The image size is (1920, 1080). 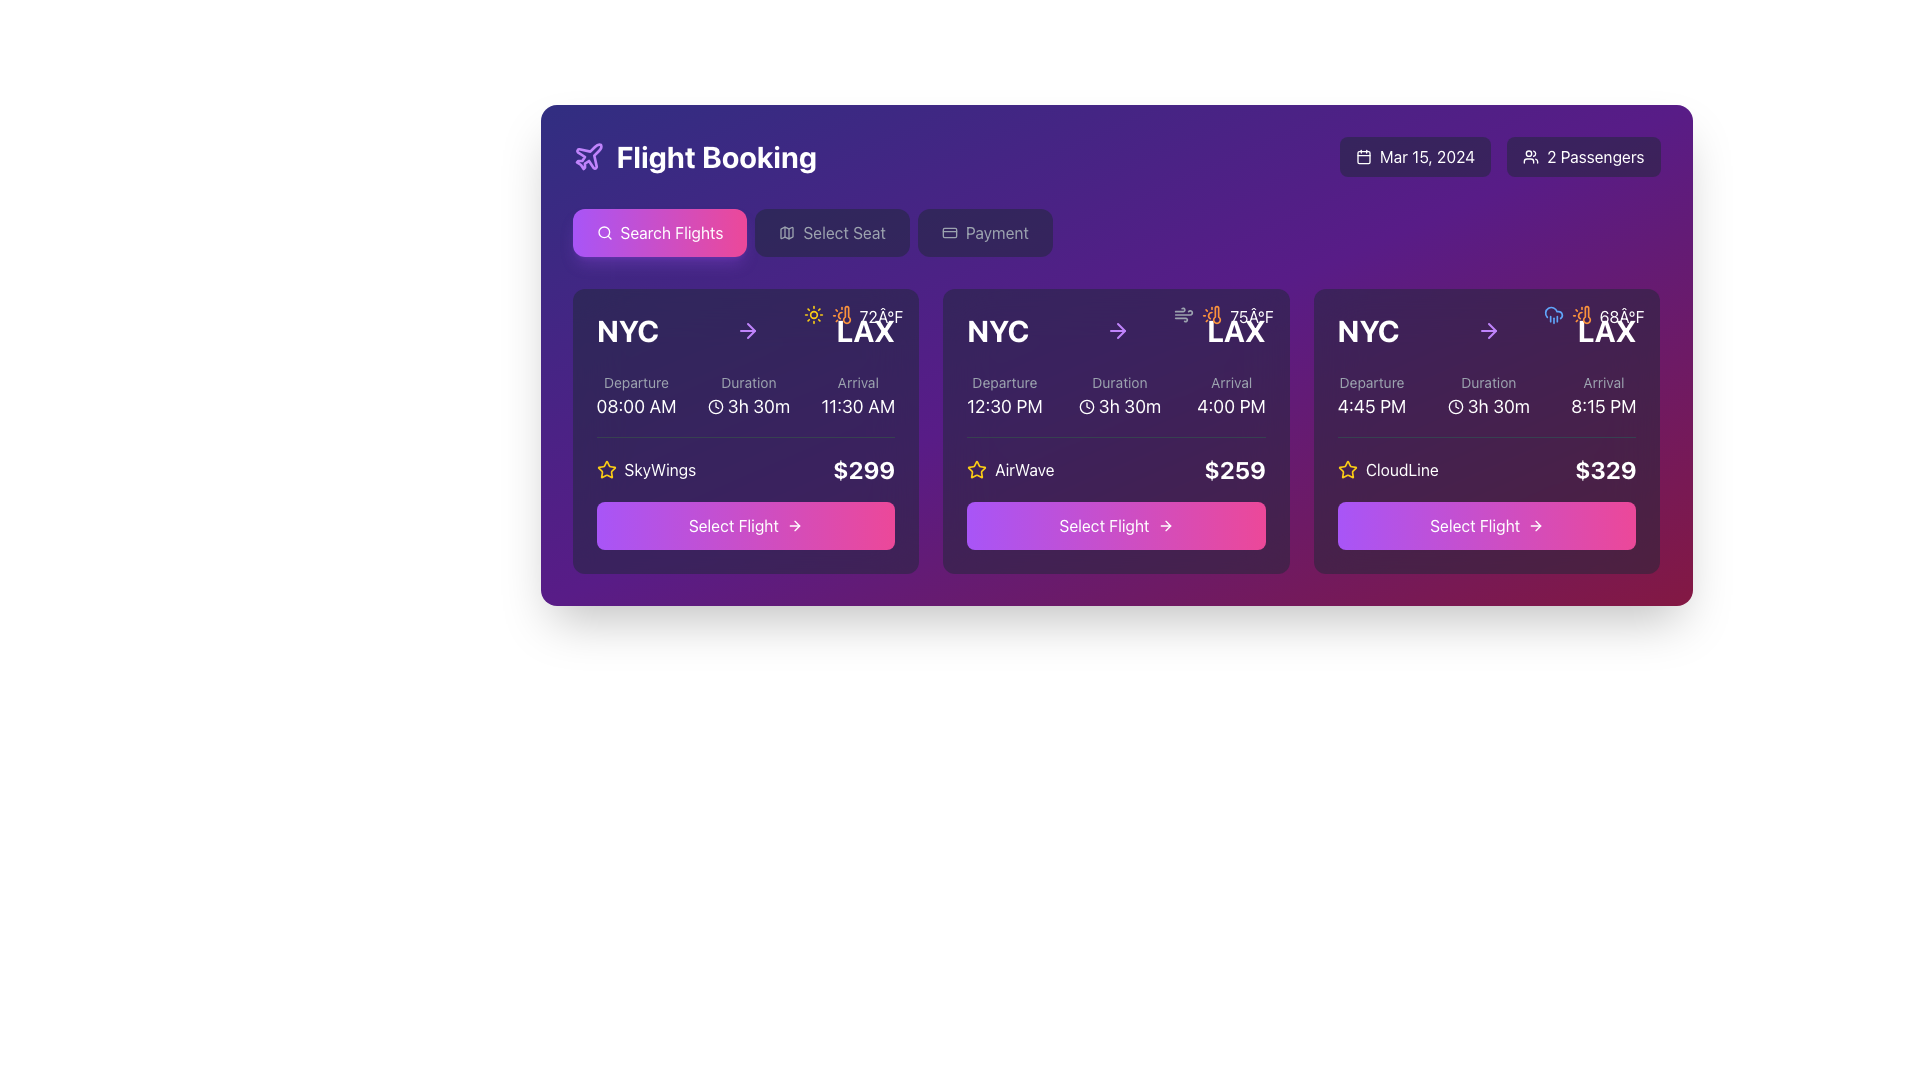 I want to click on the temperature display '72Â°F' with associated sun and thermometer icons located at the top-right corner of the flight offer card, so click(x=853, y=315).